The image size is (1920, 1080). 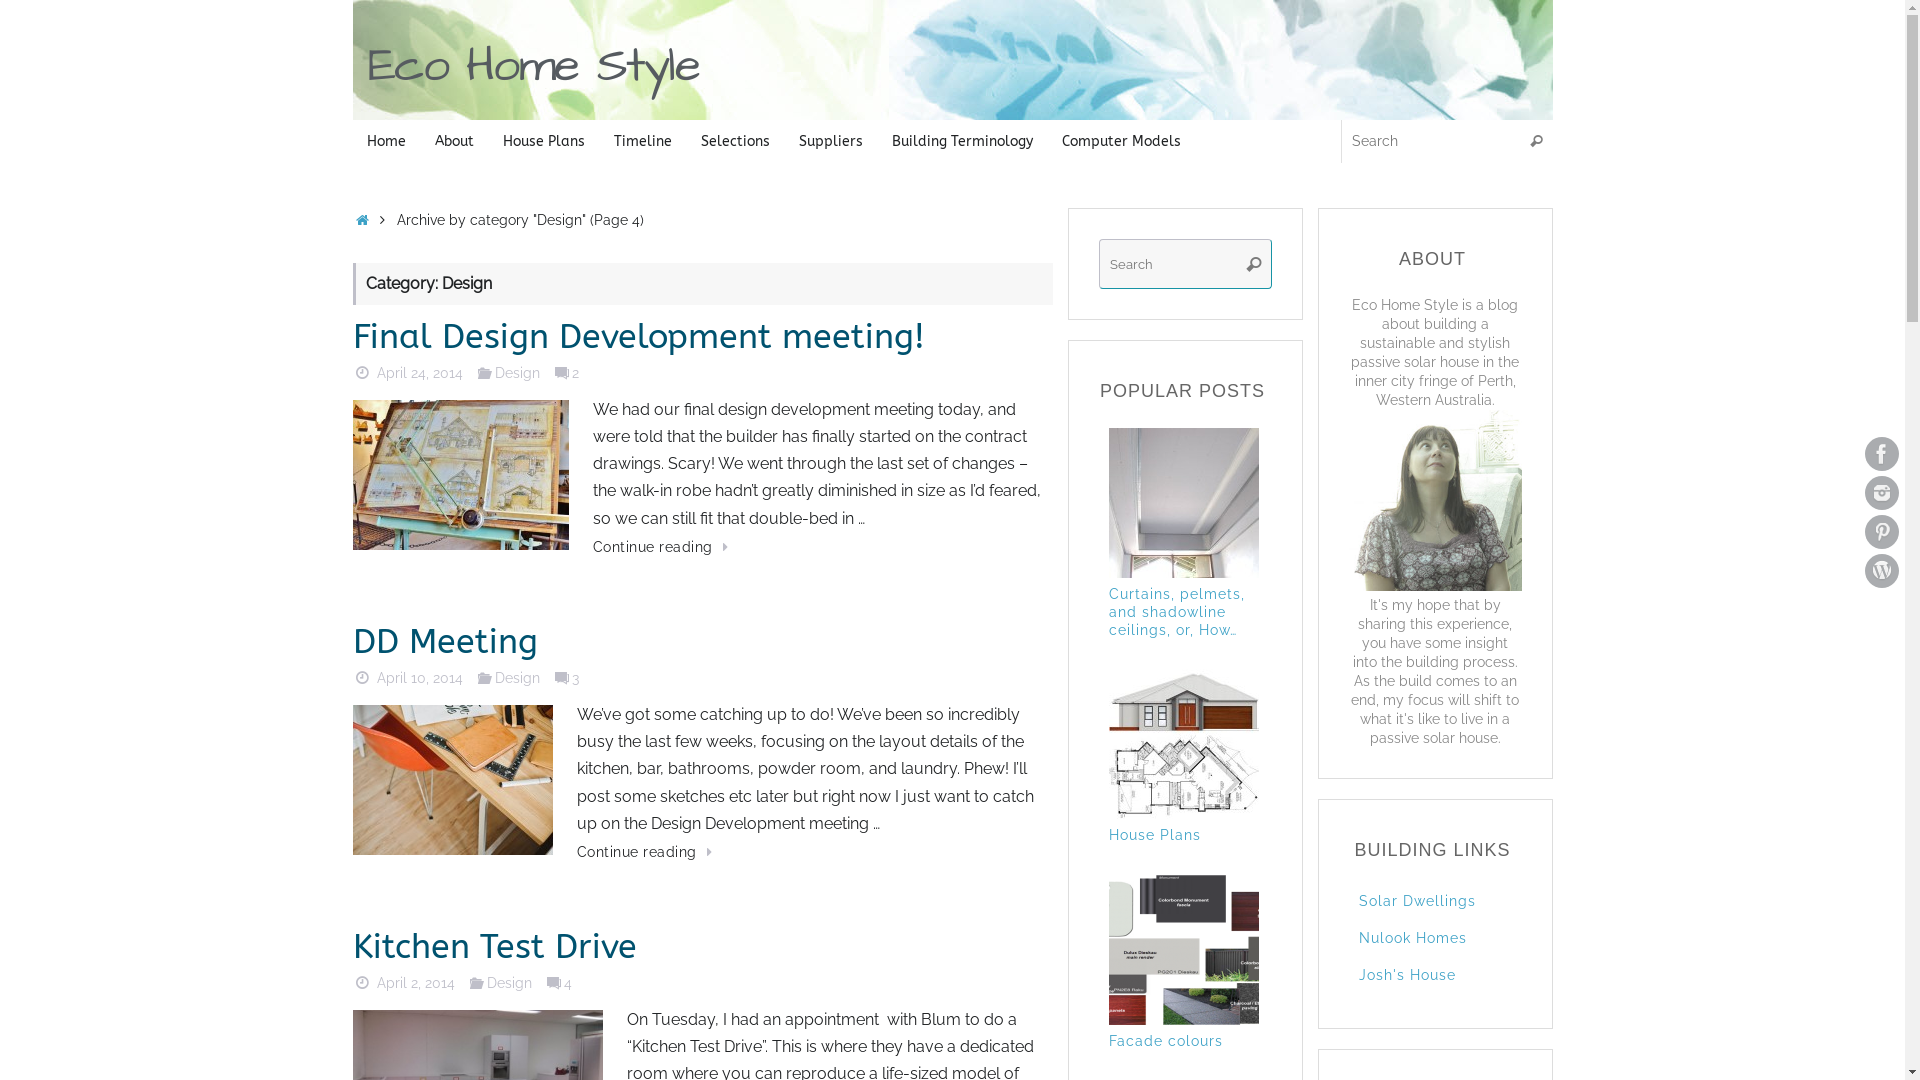 What do you see at coordinates (415, 981) in the screenshot?
I see `'April 2, 2014'` at bounding box center [415, 981].